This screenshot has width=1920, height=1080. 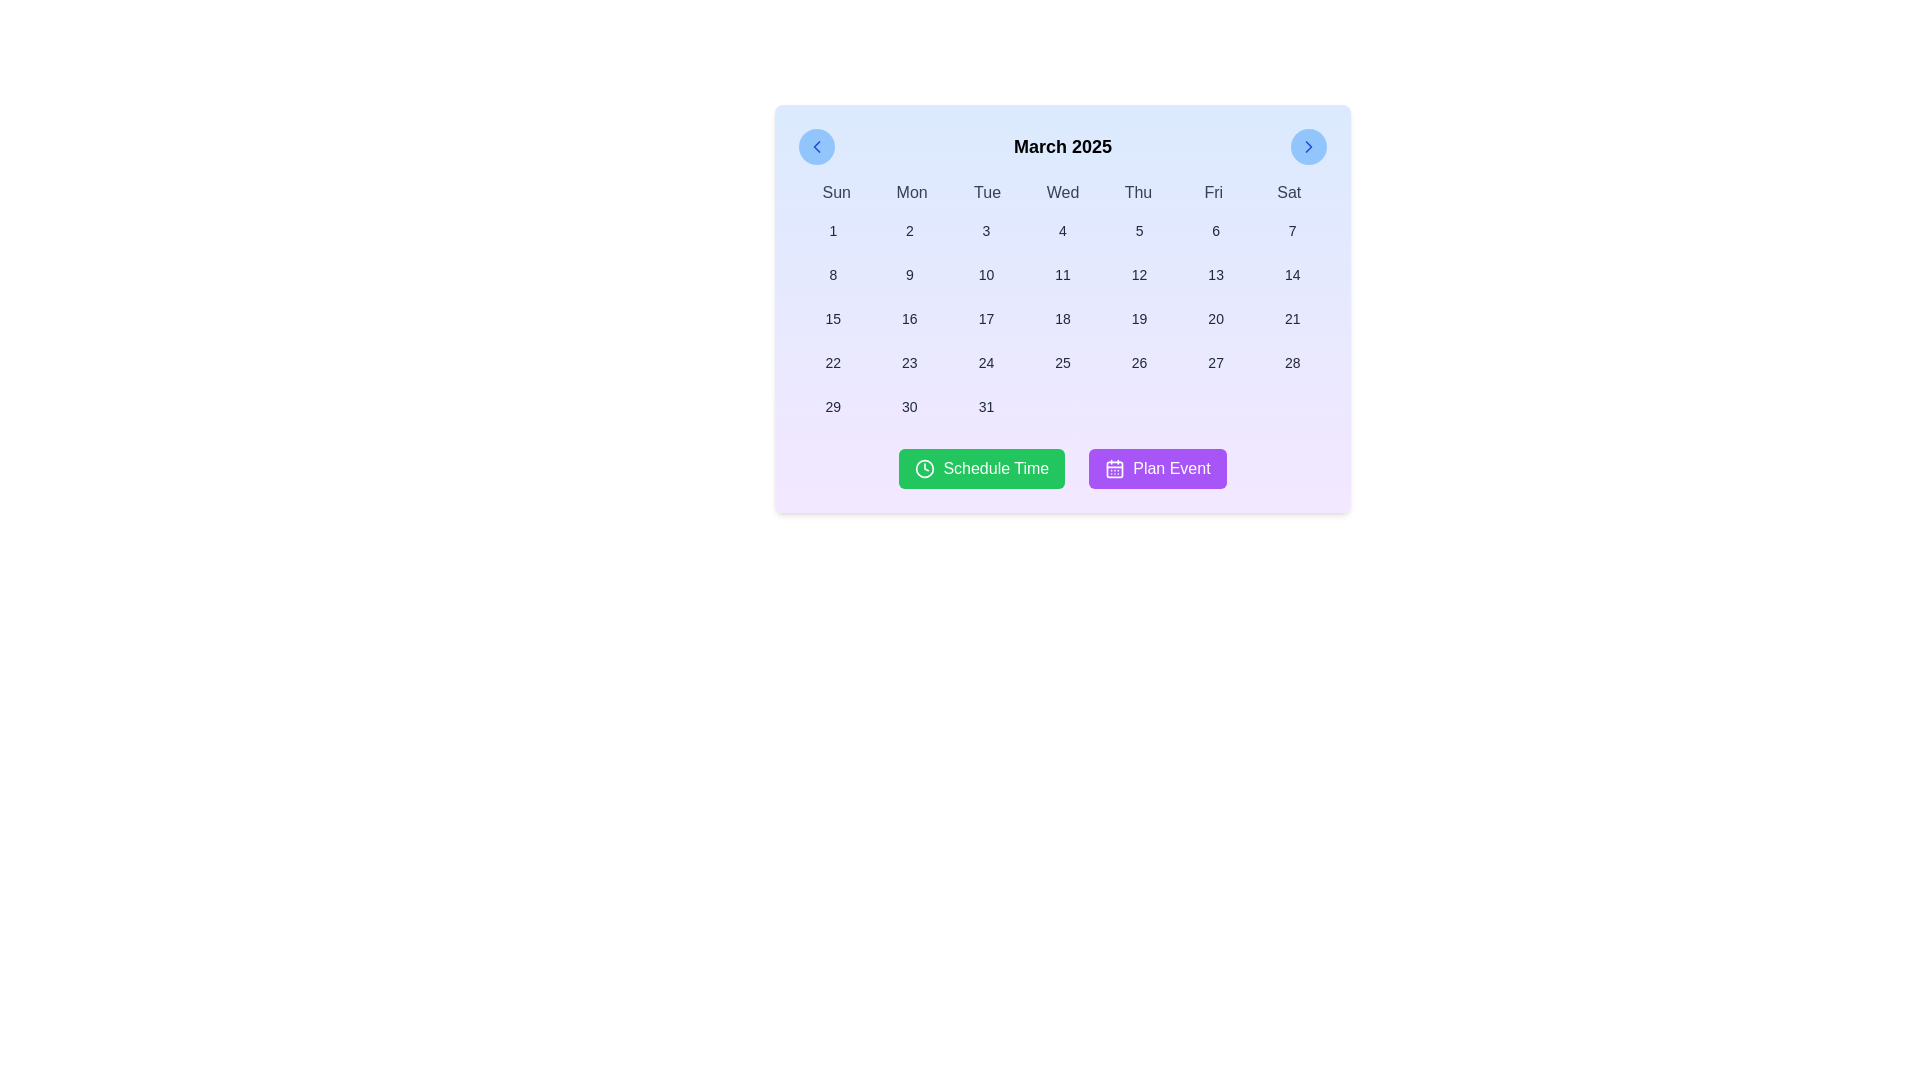 I want to click on the small, rectangular button with rounded corners and the dark text '18' located in the third row and fourth column of the calendar date grid for March 2025, so click(x=1061, y=318).